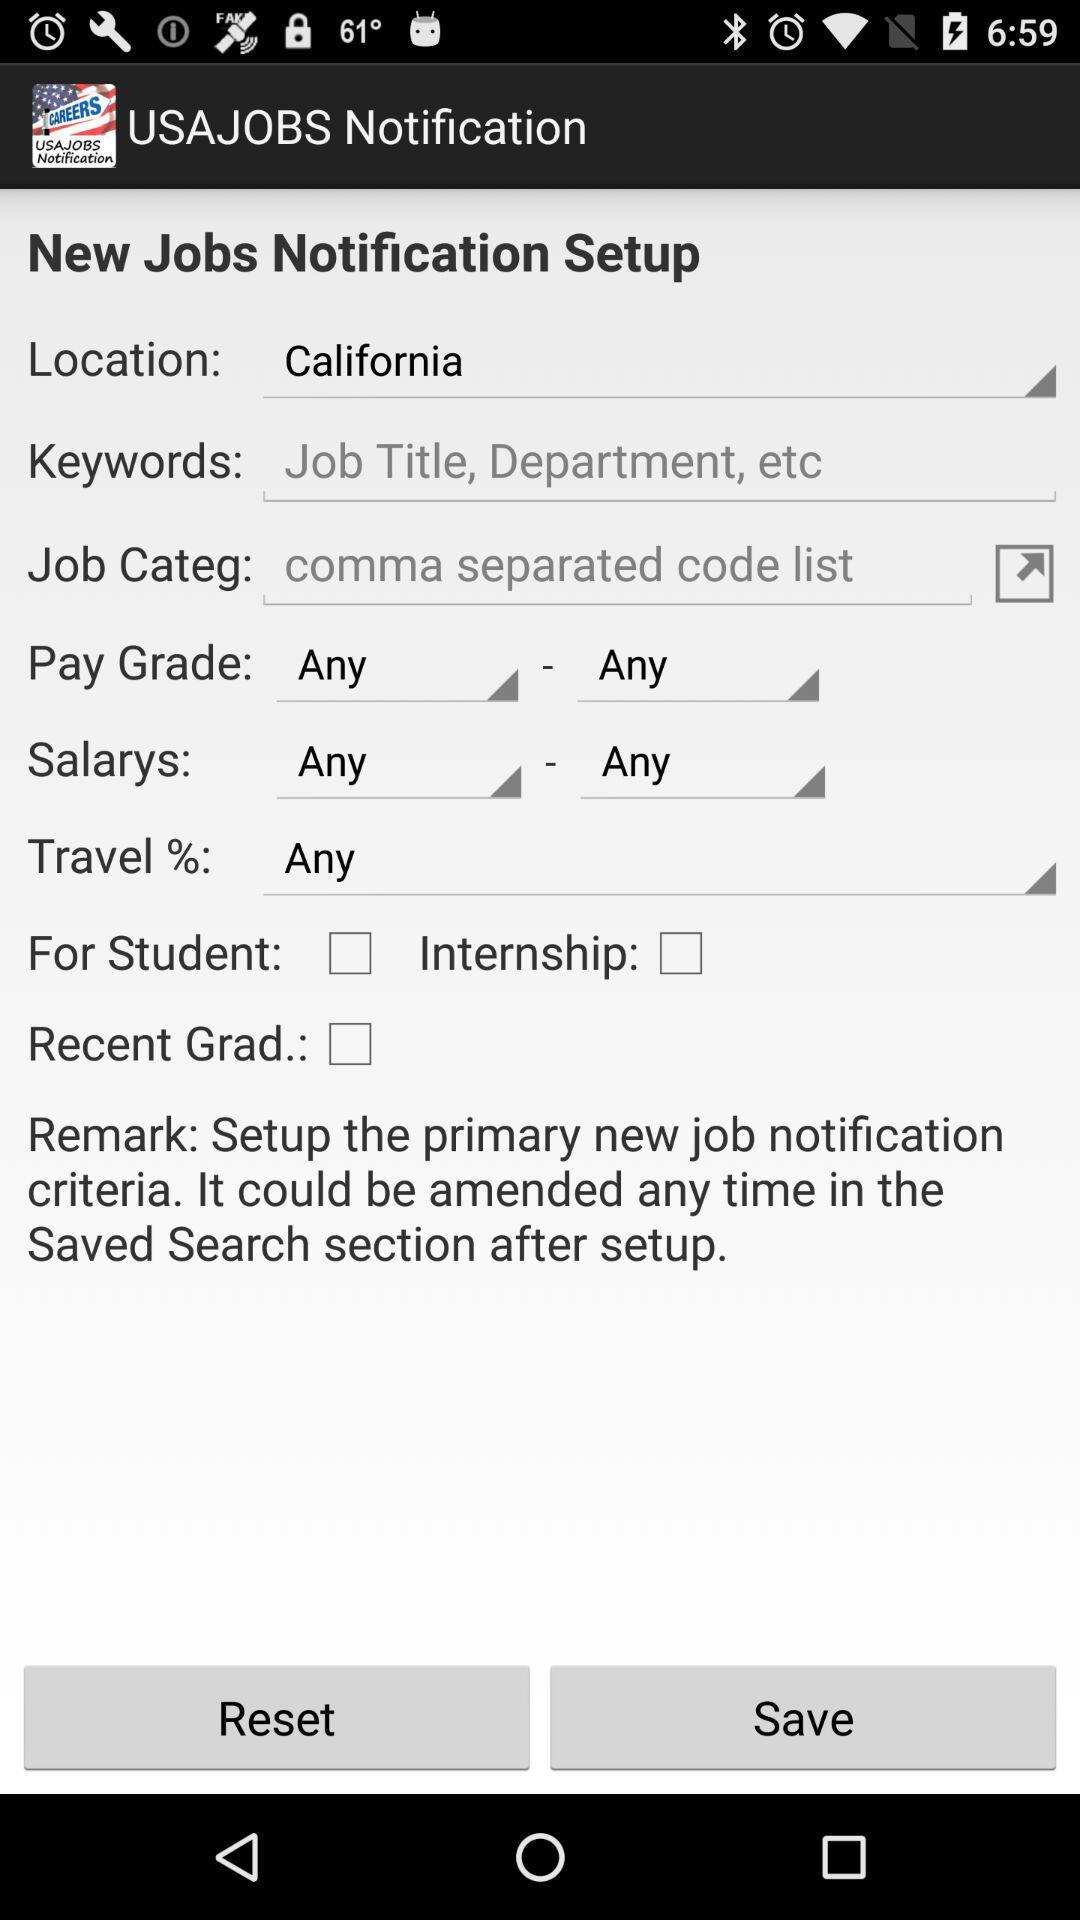  What do you see at coordinates (659, 857) in the screenshot?
I see `any field which is on the right to travel` at bounding box center [659, 857].